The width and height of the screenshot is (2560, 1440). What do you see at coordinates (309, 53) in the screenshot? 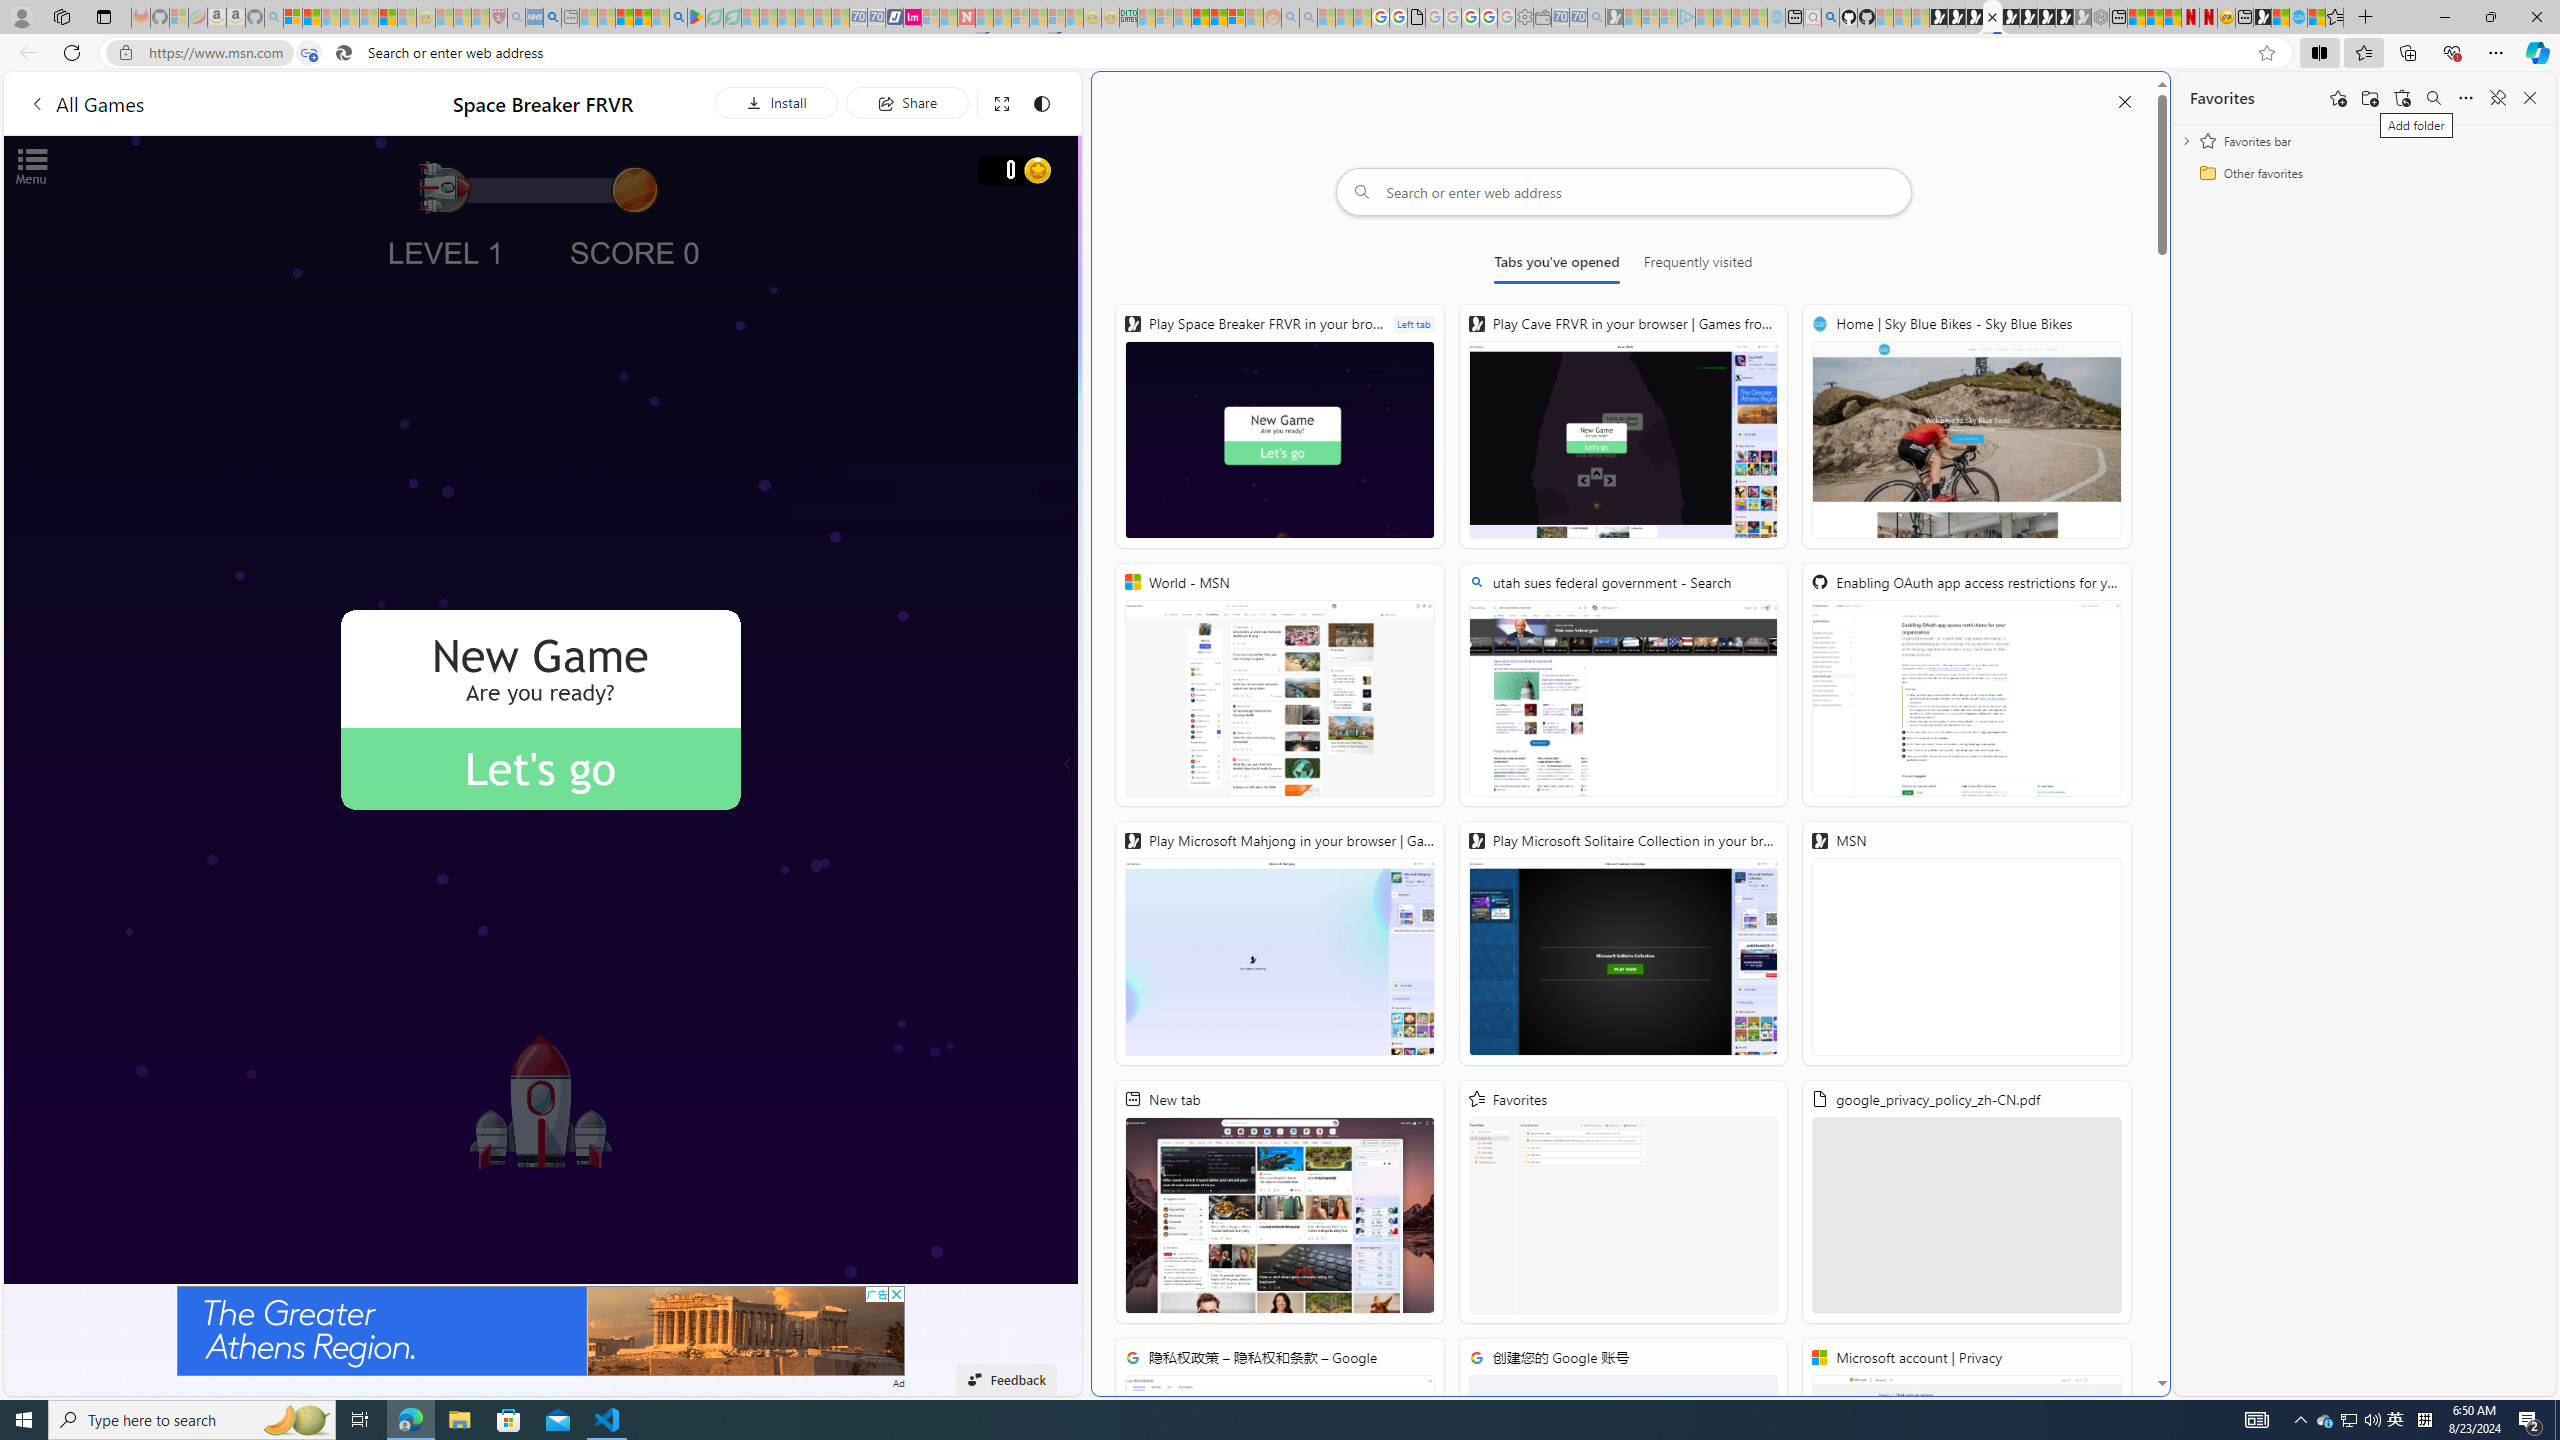
I see `'Tabs in split screen'` at bounding box center [309, 53].